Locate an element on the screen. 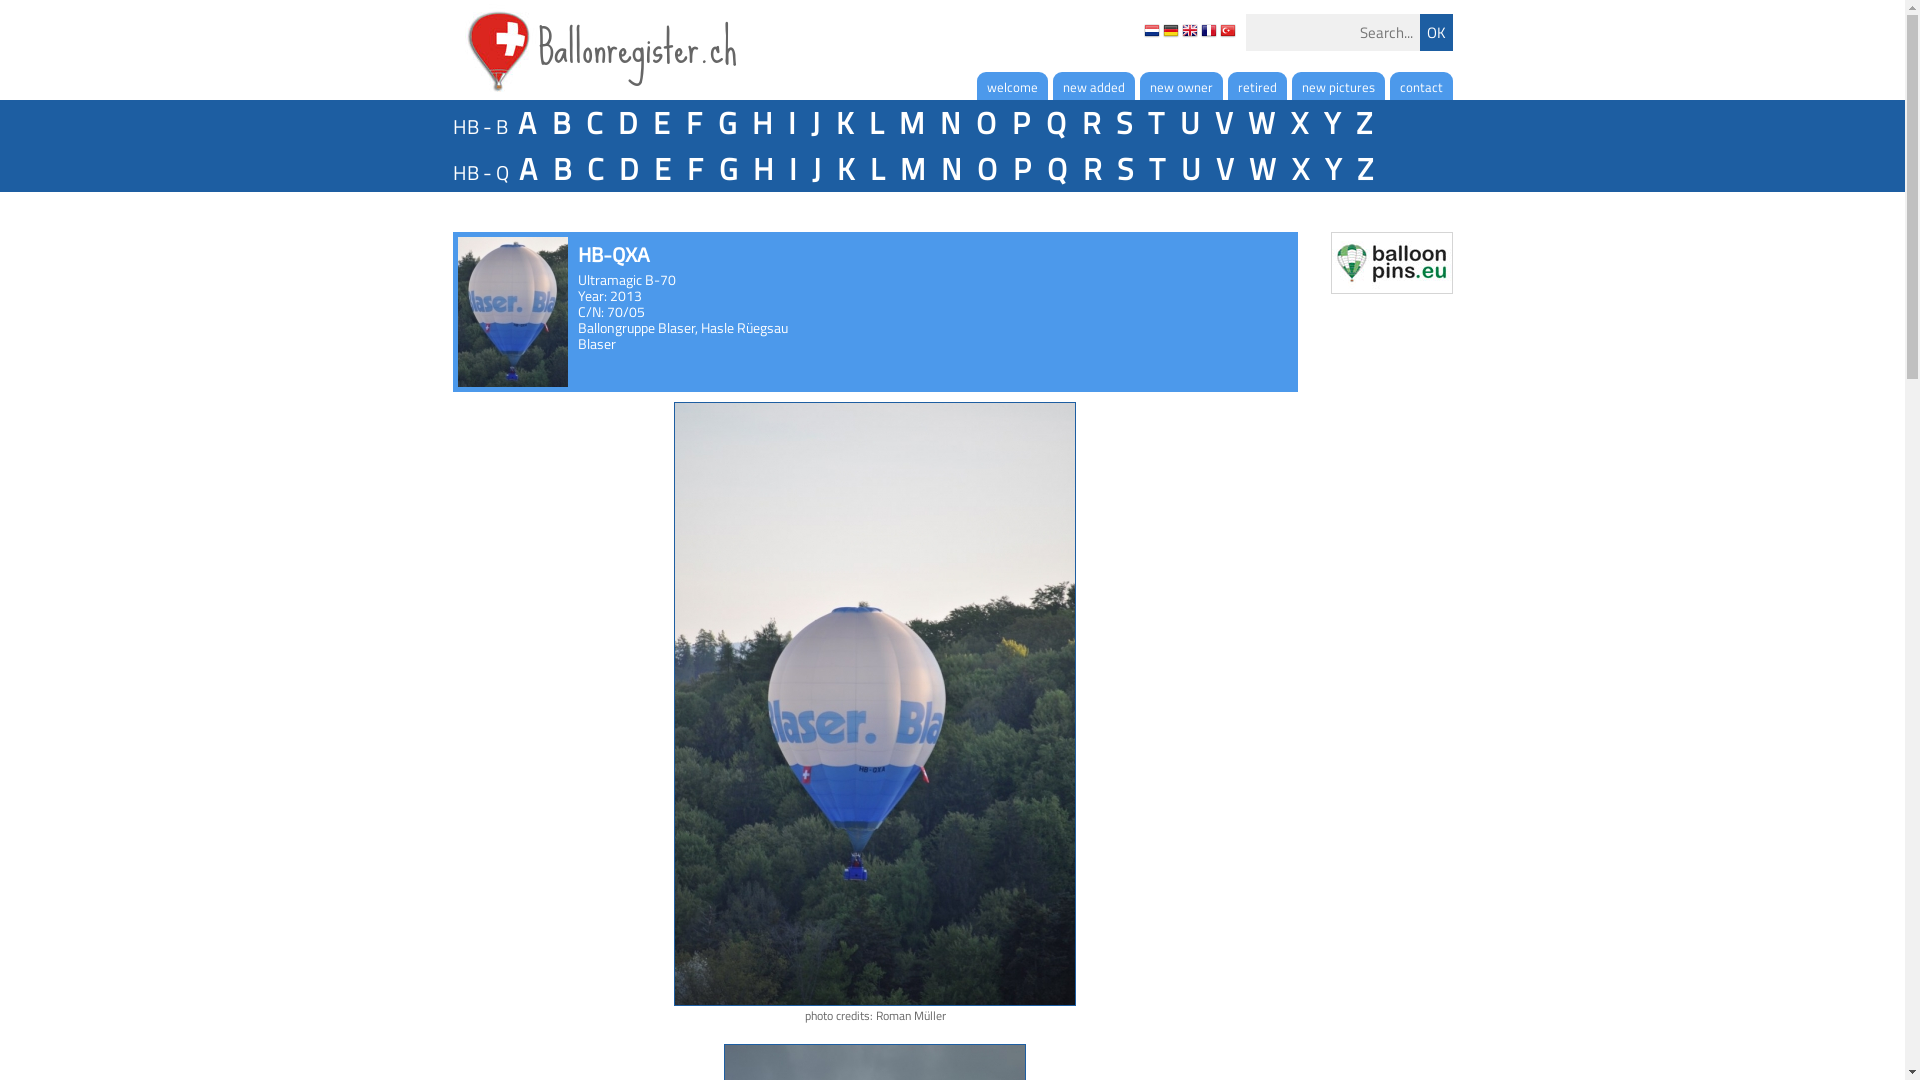 This screenshot has width=1920, height=1080. 'U' is located at coordinates (1189, 123).